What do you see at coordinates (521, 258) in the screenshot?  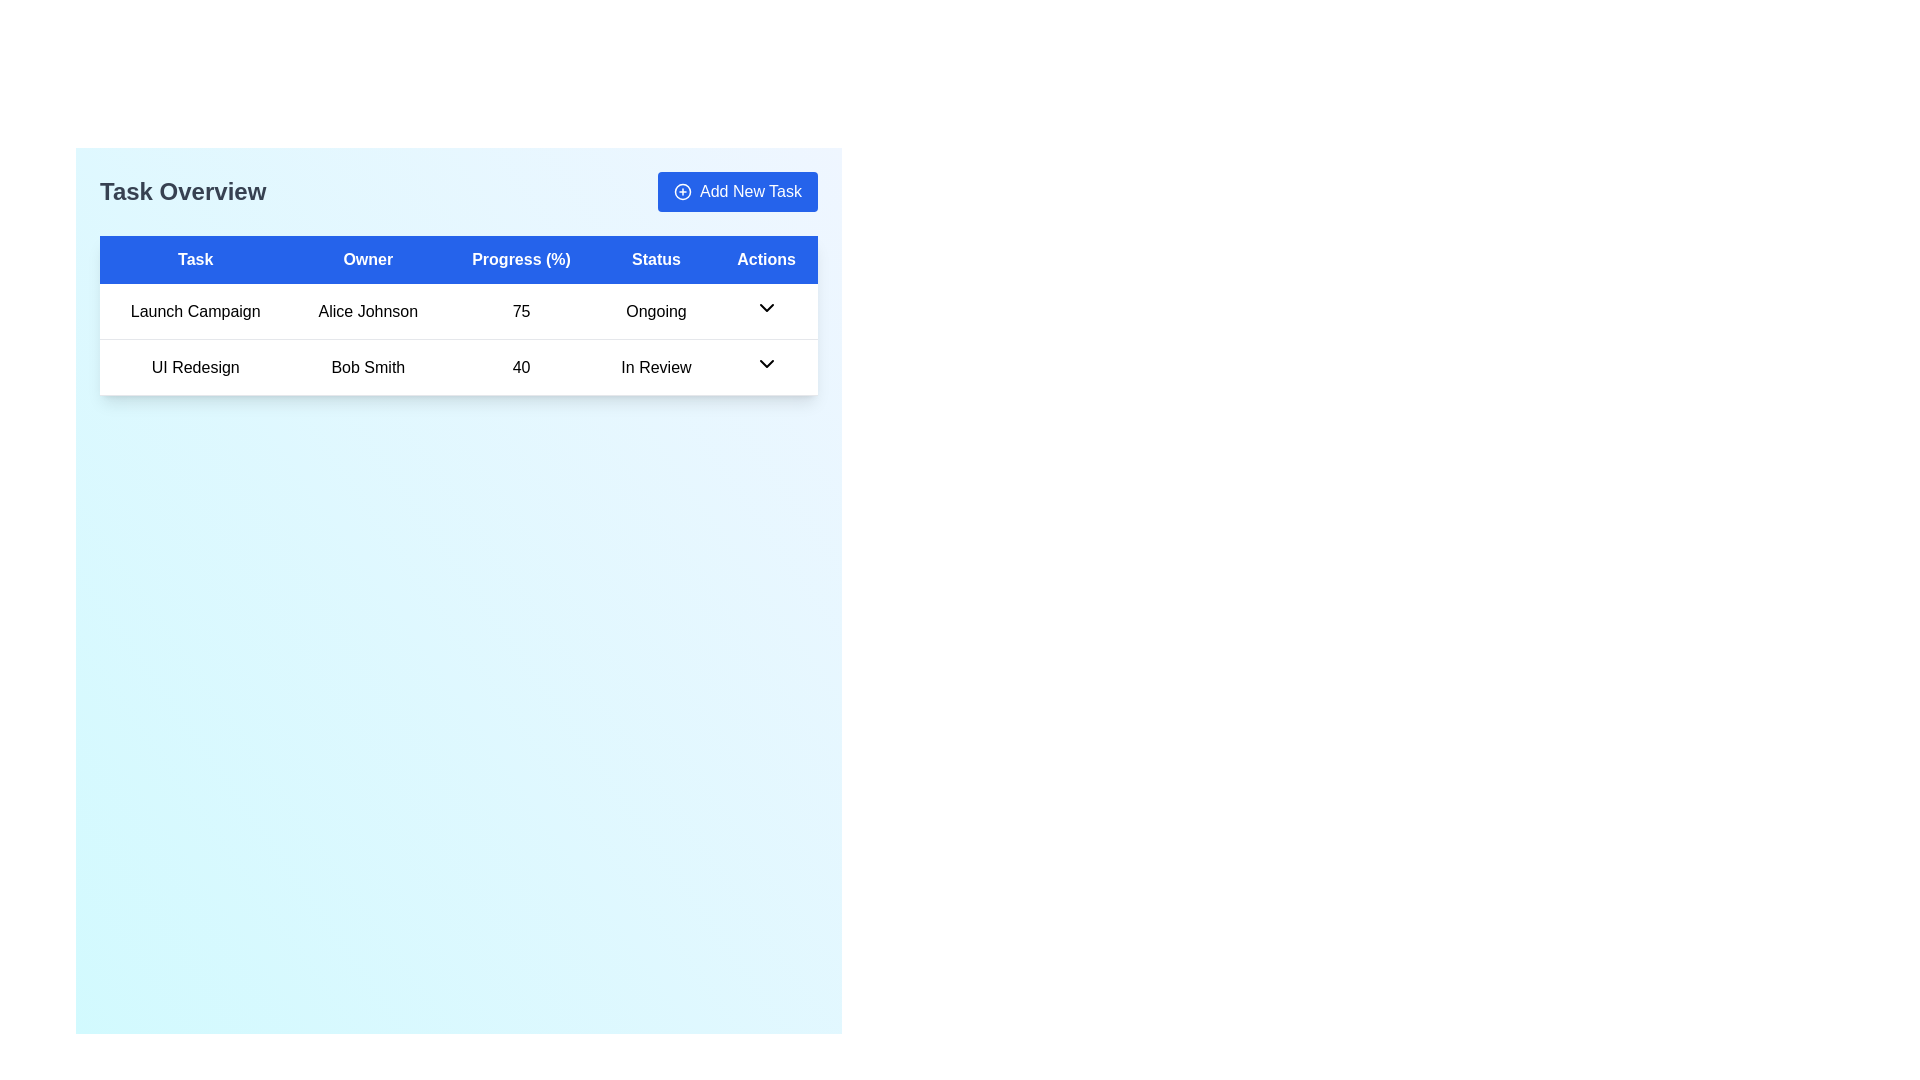 I see `the 'Progress (%)' header, which is the third column header in the table, featuring white text on a blue background` at bounding box center [521, 258].